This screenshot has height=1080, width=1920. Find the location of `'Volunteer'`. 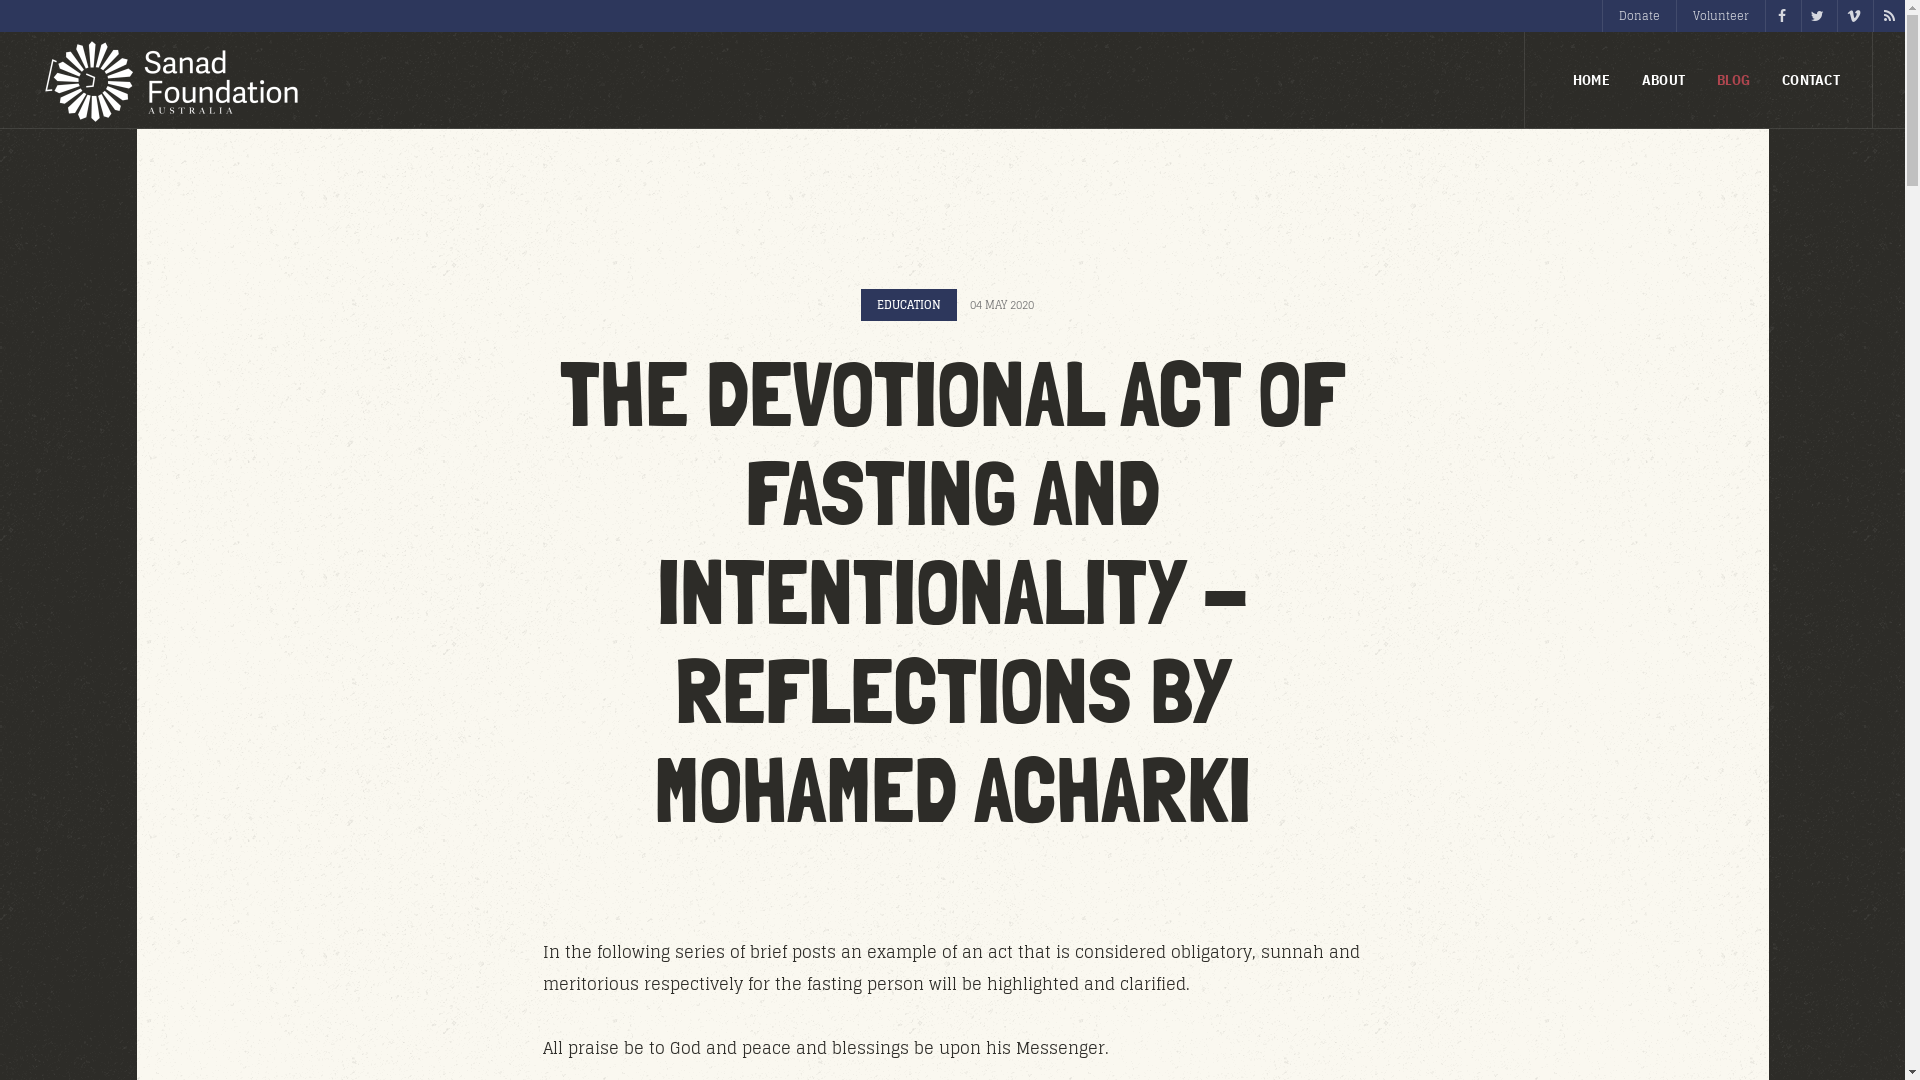

'Volunteer' is located at coordinates (1719, 15).